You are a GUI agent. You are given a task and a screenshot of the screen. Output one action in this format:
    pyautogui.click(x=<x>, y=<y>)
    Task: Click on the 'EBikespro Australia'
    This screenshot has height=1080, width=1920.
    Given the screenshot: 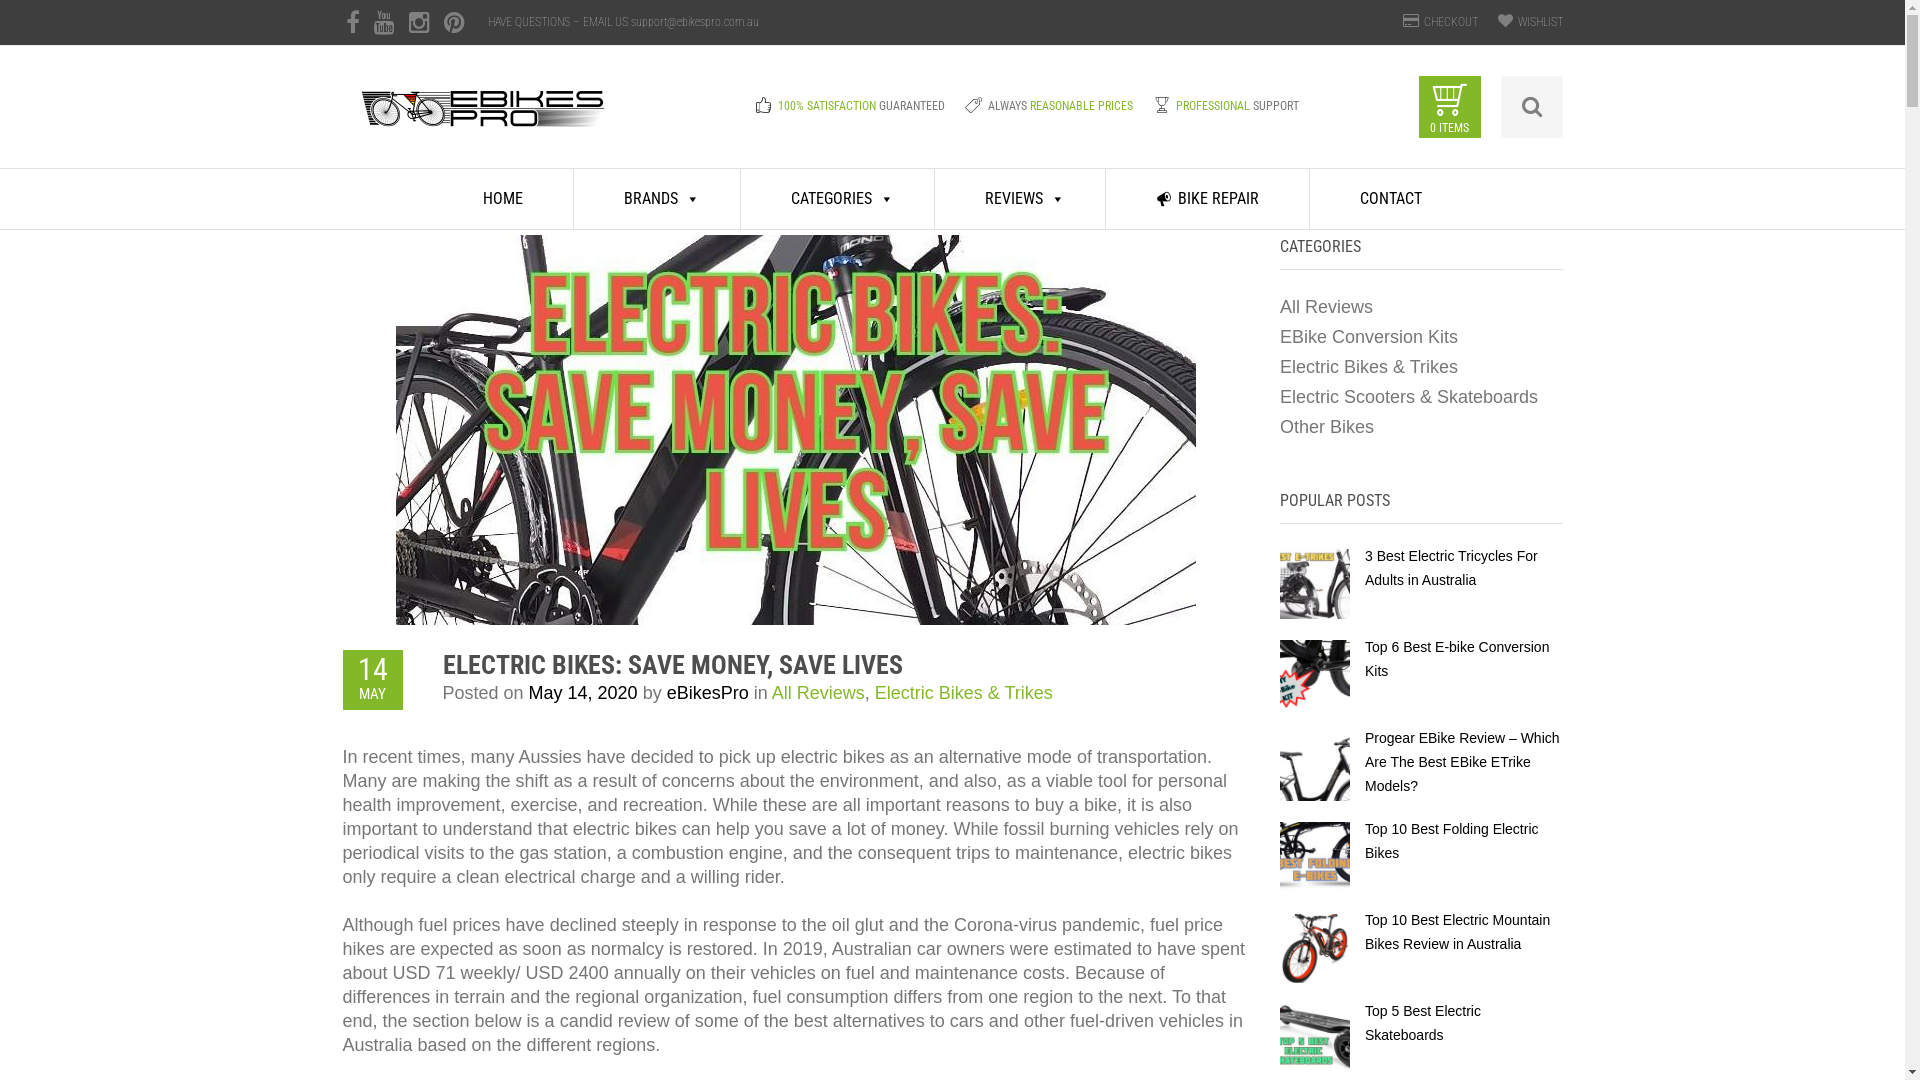 What is the action you would take?
    pyautogui.click(x=484, y=120)
    